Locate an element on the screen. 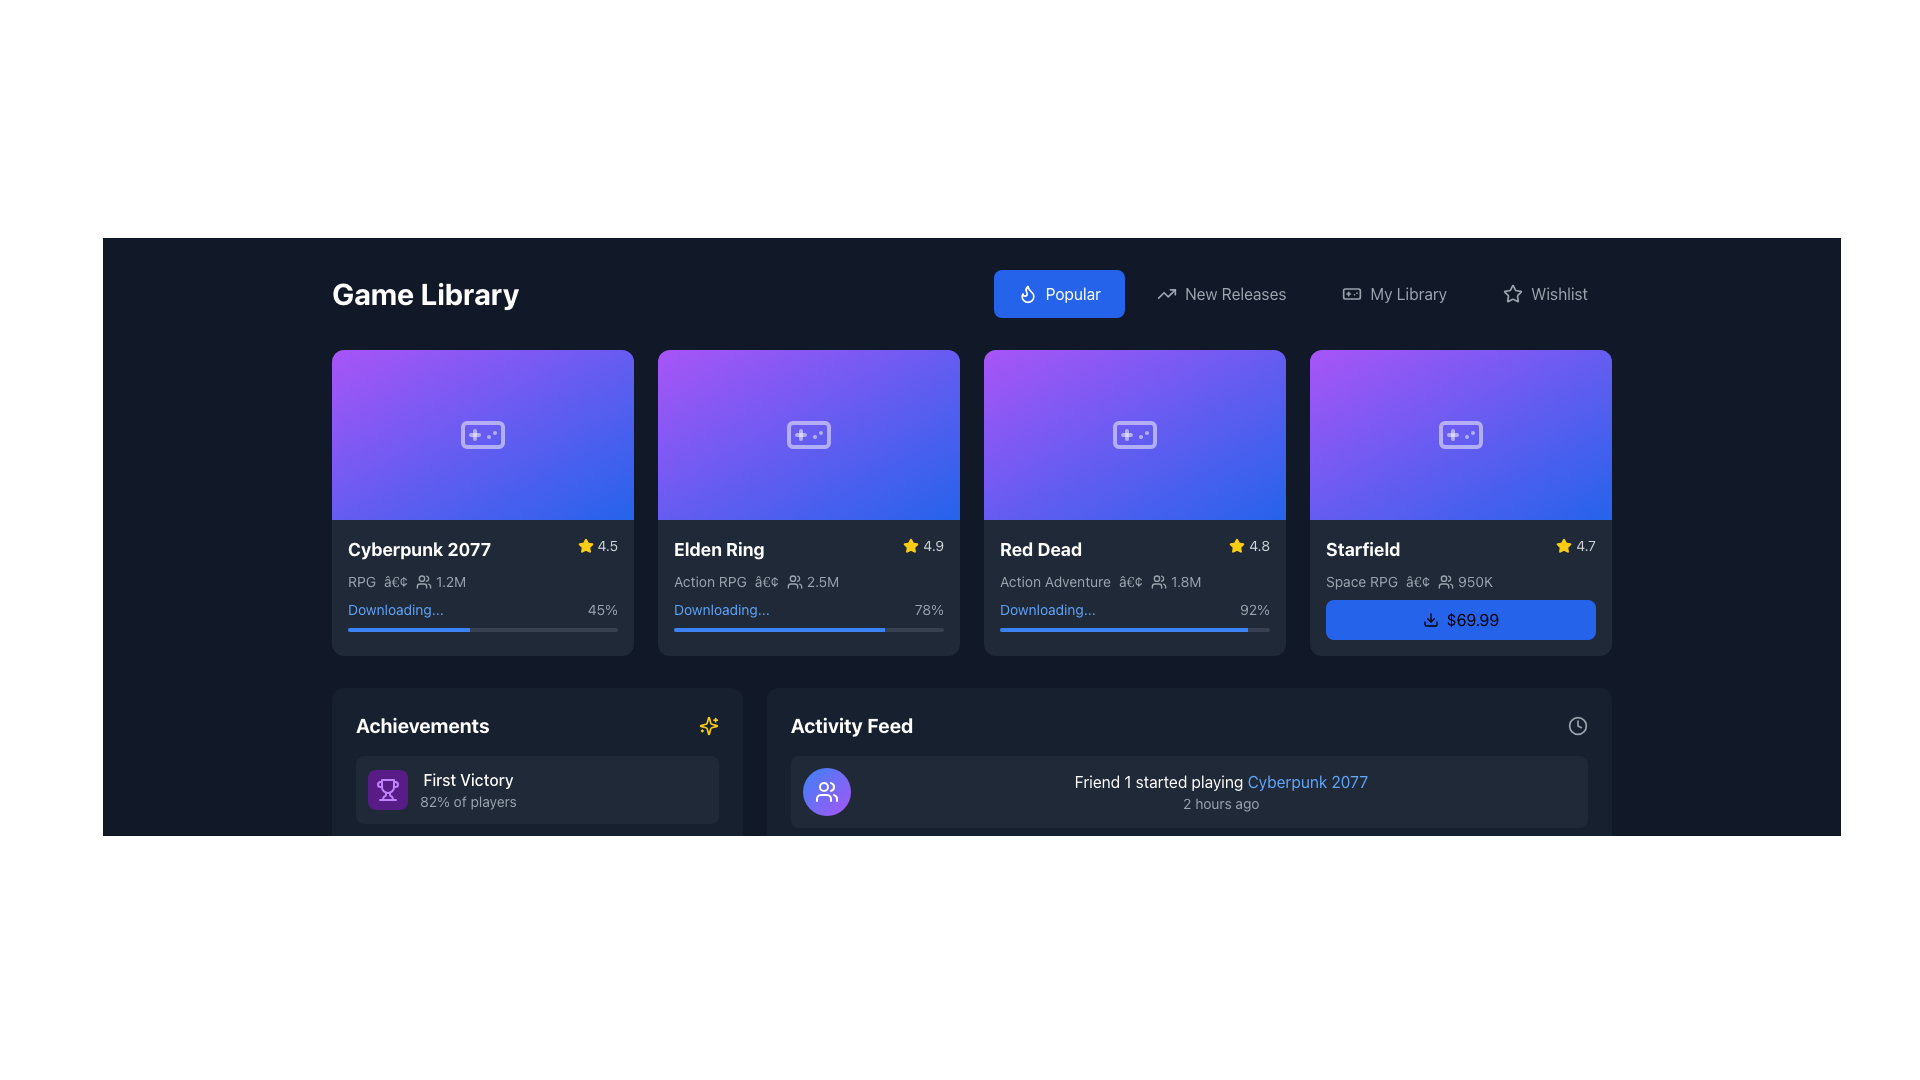  the horizontal progress bar indicating 78% progress located below the 'Elden Ring' text within the third card of the 'Popular' section is located at coordinates (778, 628).